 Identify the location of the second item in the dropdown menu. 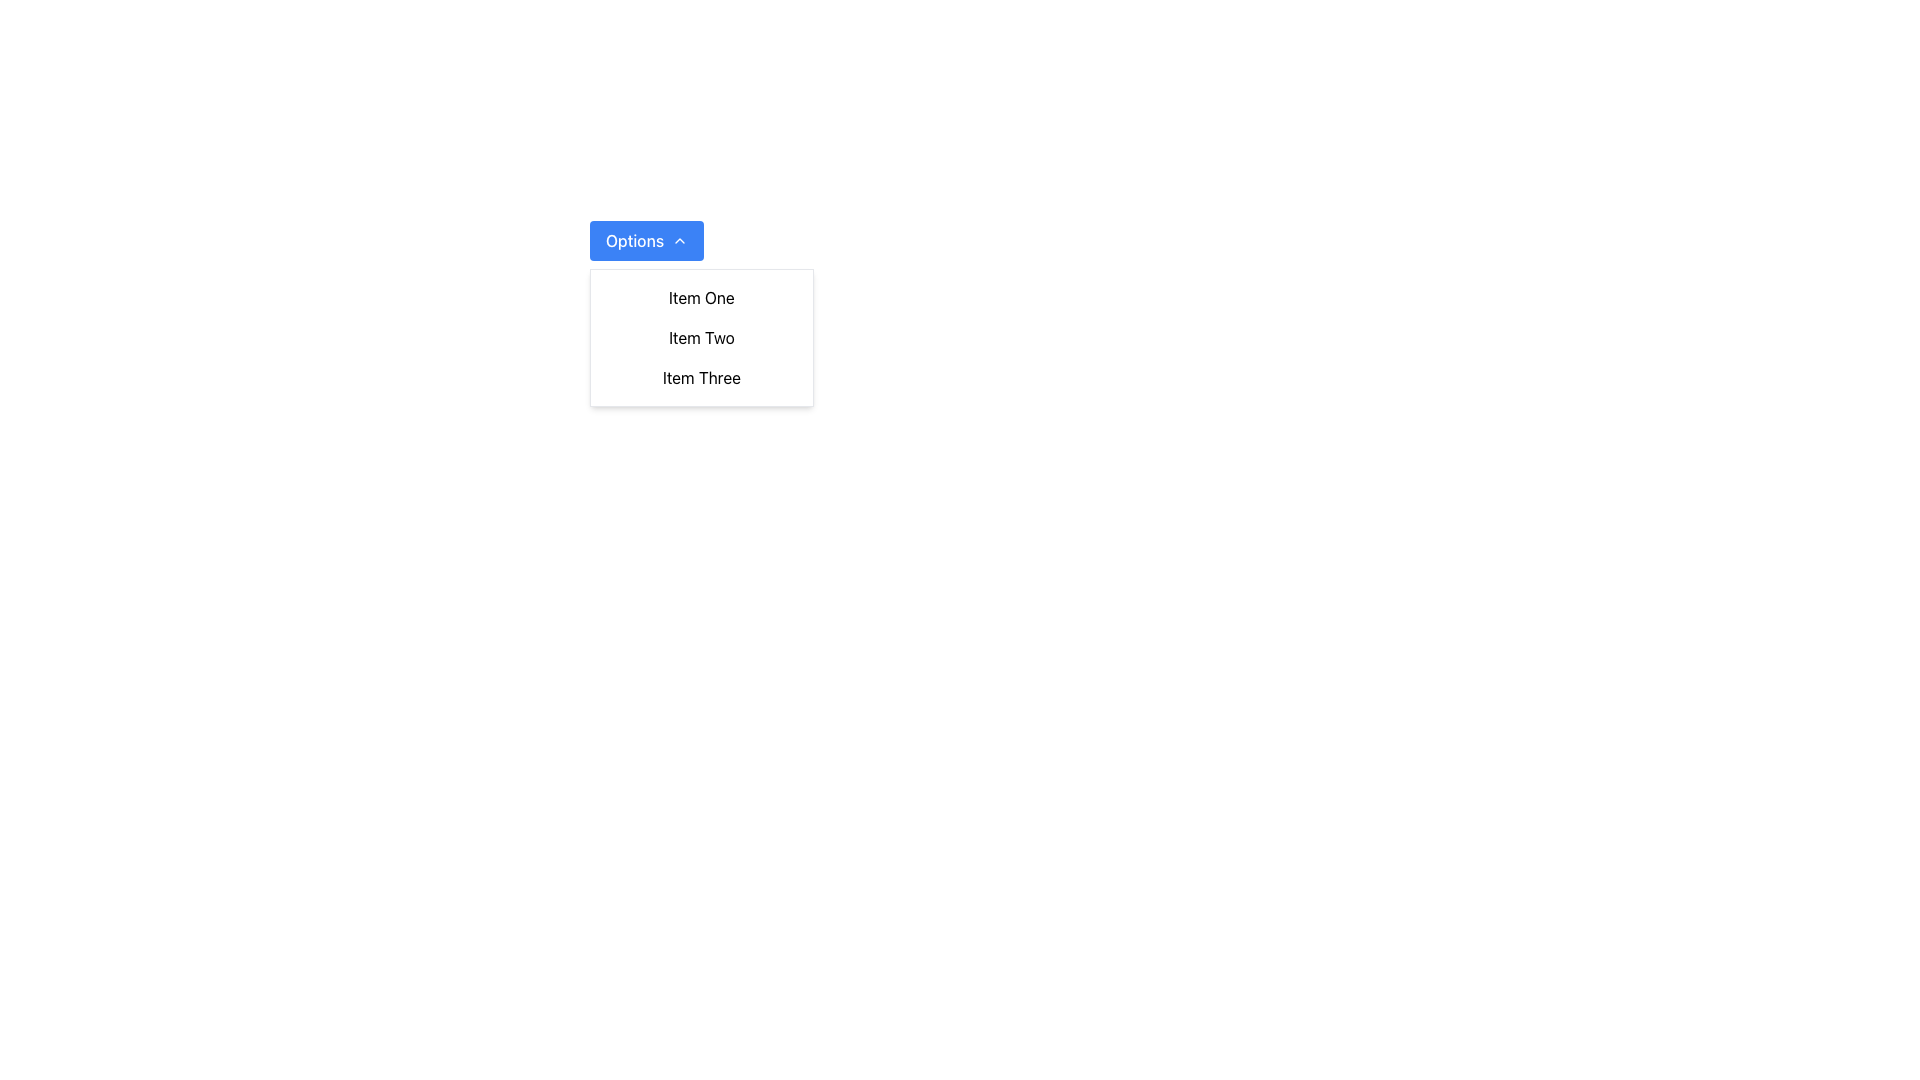
(701, 337).